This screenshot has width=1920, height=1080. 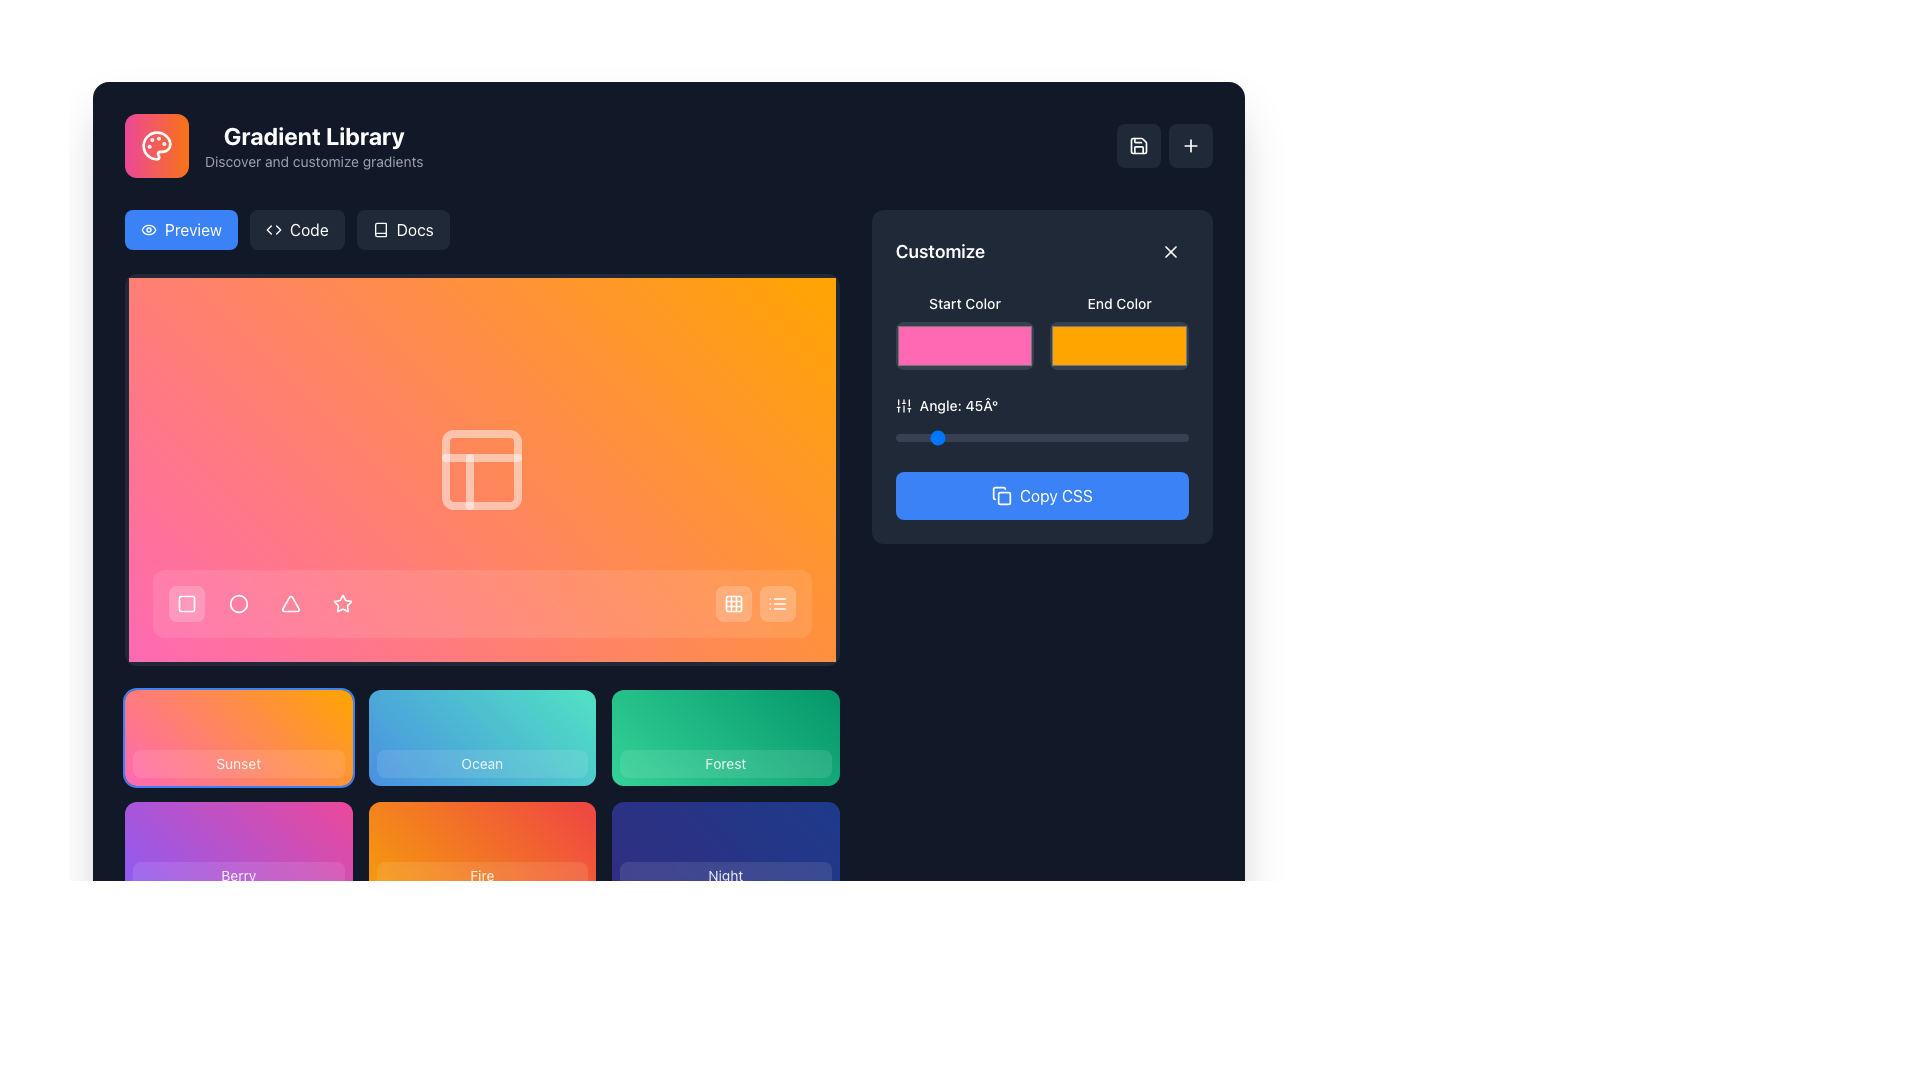 What do you see at coordinates (1171, 250) in the screenshot?
I see `the Close icon located in the upper-right corner of the 'Customize' settings panel` at bounding box center [1171, 250].